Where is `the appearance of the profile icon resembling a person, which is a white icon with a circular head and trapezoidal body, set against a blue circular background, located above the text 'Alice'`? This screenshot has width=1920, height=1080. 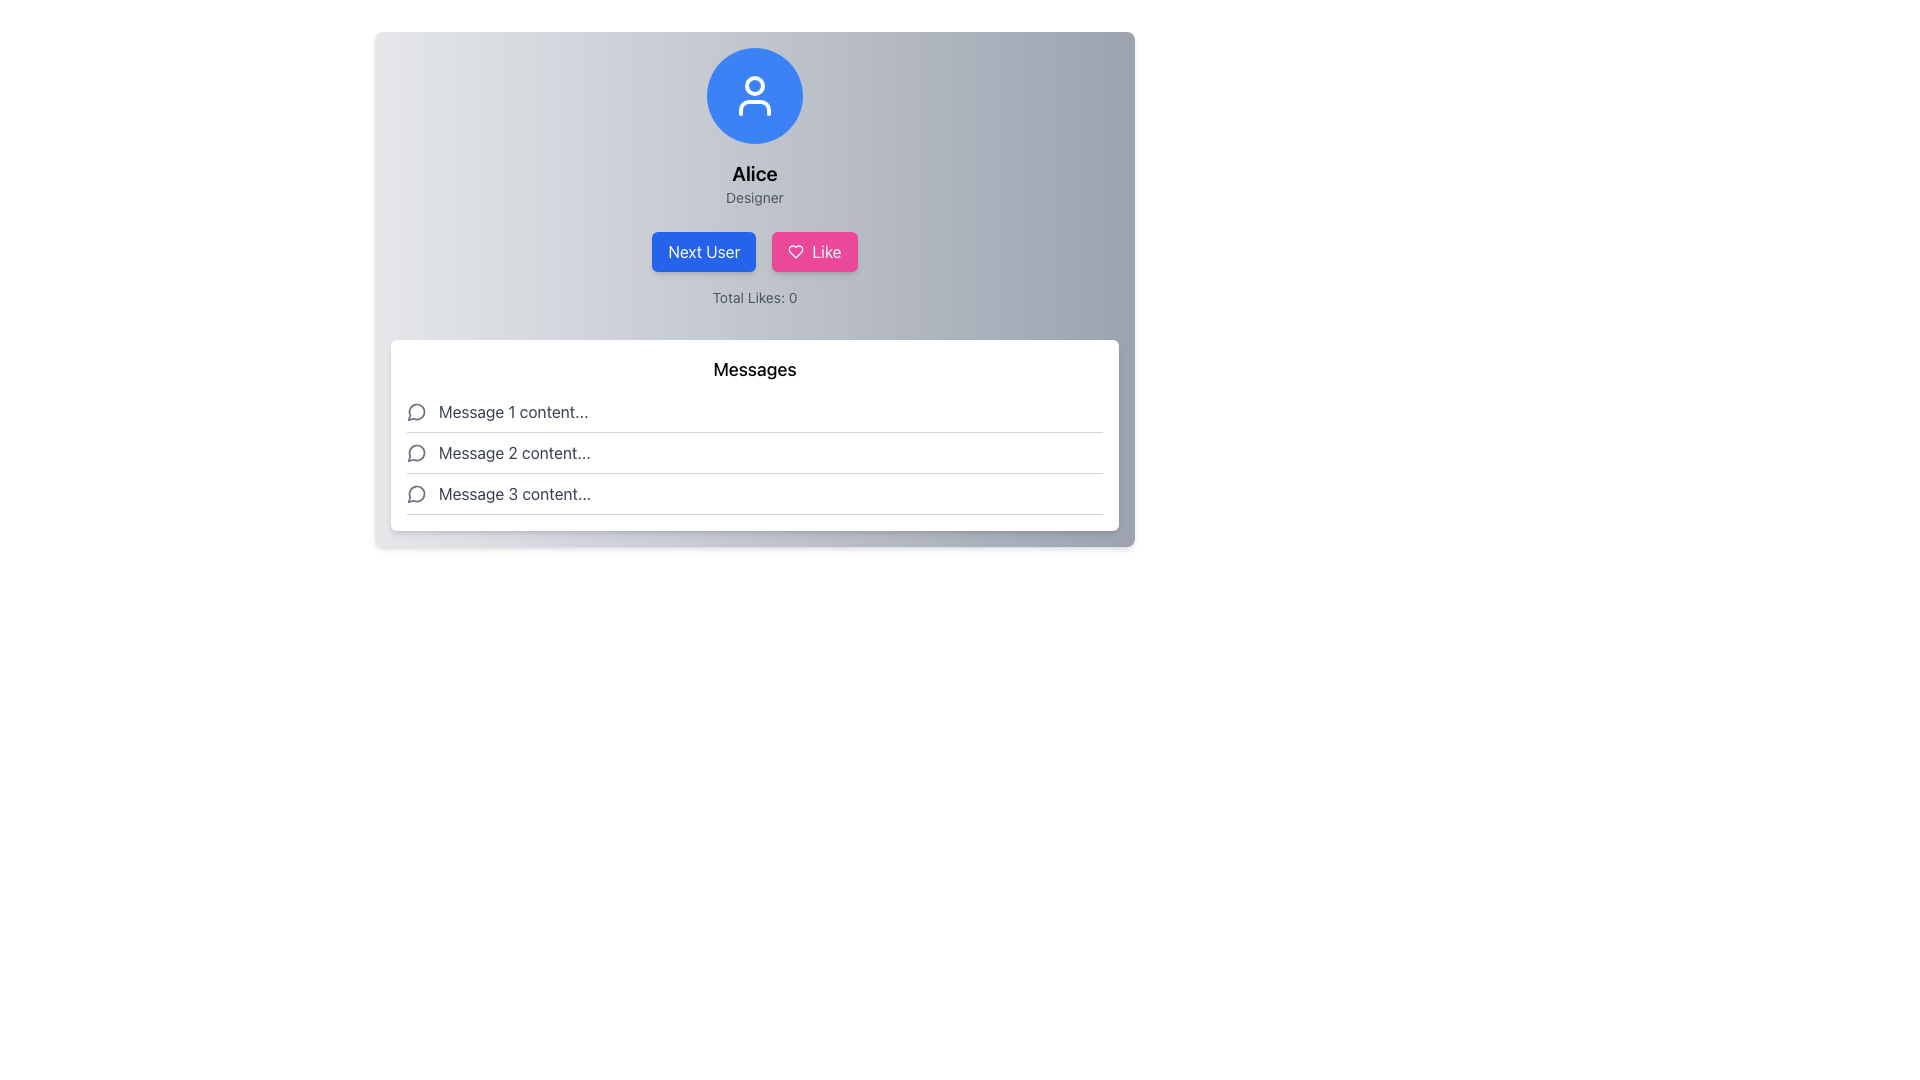 the appearance of the profile icon resembling a person, which is a white icon with a circular head and trapezoidal body, set against a blue circular background, located above the text 'Alice' is located at coordinates (753, 96).